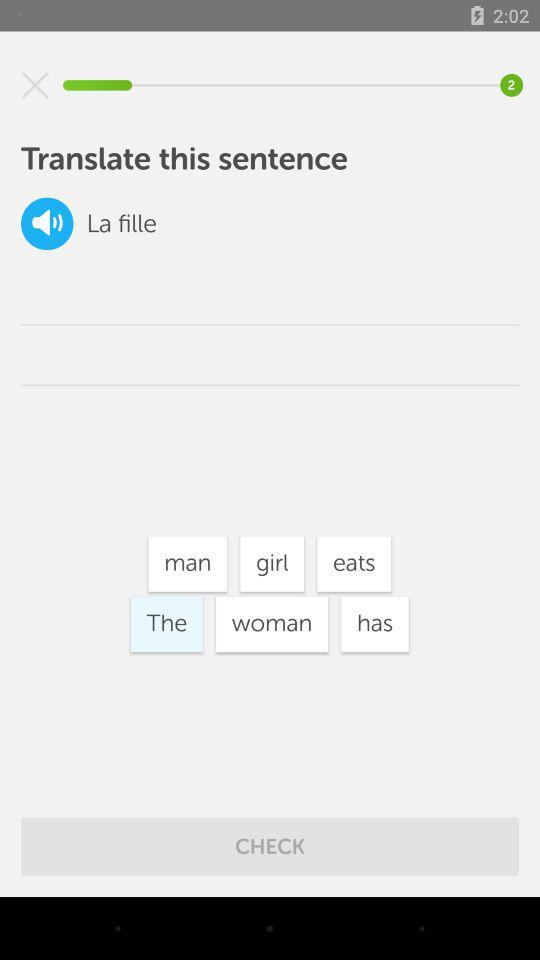 The width and height of the screenshot is (540, 960). I want to click on the item to the left of eats item, so click(271, 564).